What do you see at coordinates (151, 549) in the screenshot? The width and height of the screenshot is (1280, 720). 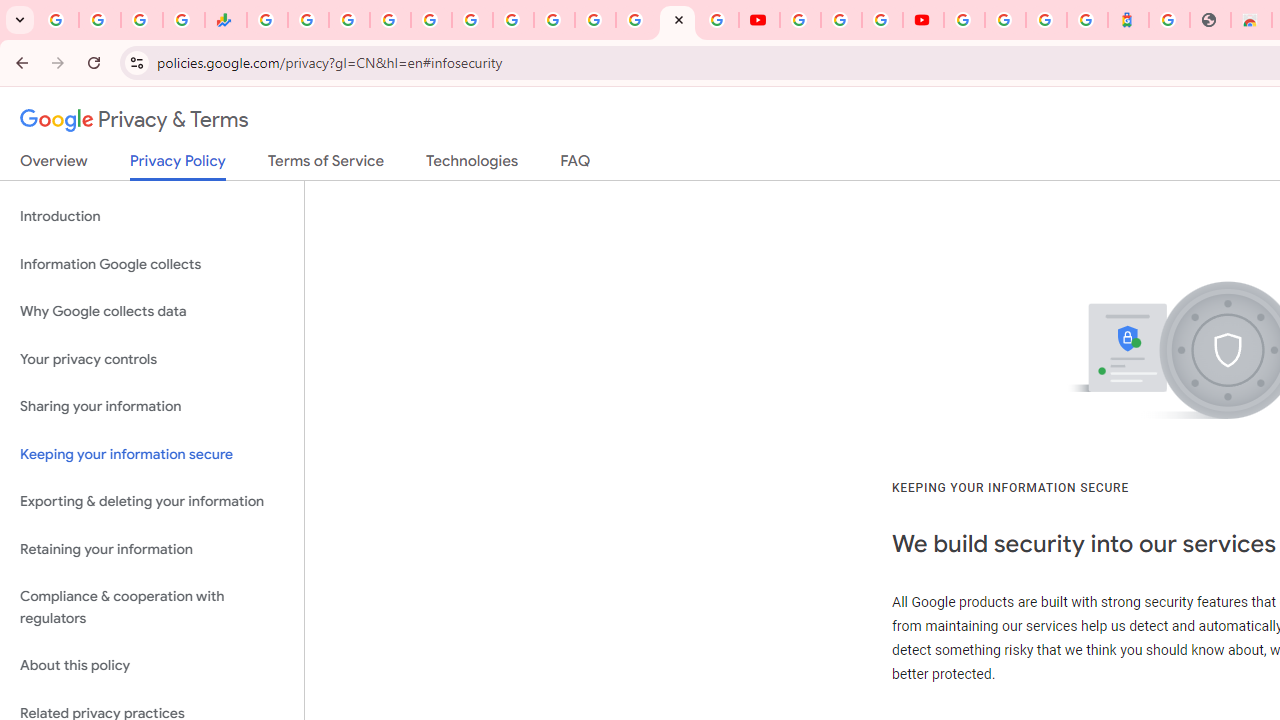 I see `'Retaining your information'` at bounding box center [151, 549].